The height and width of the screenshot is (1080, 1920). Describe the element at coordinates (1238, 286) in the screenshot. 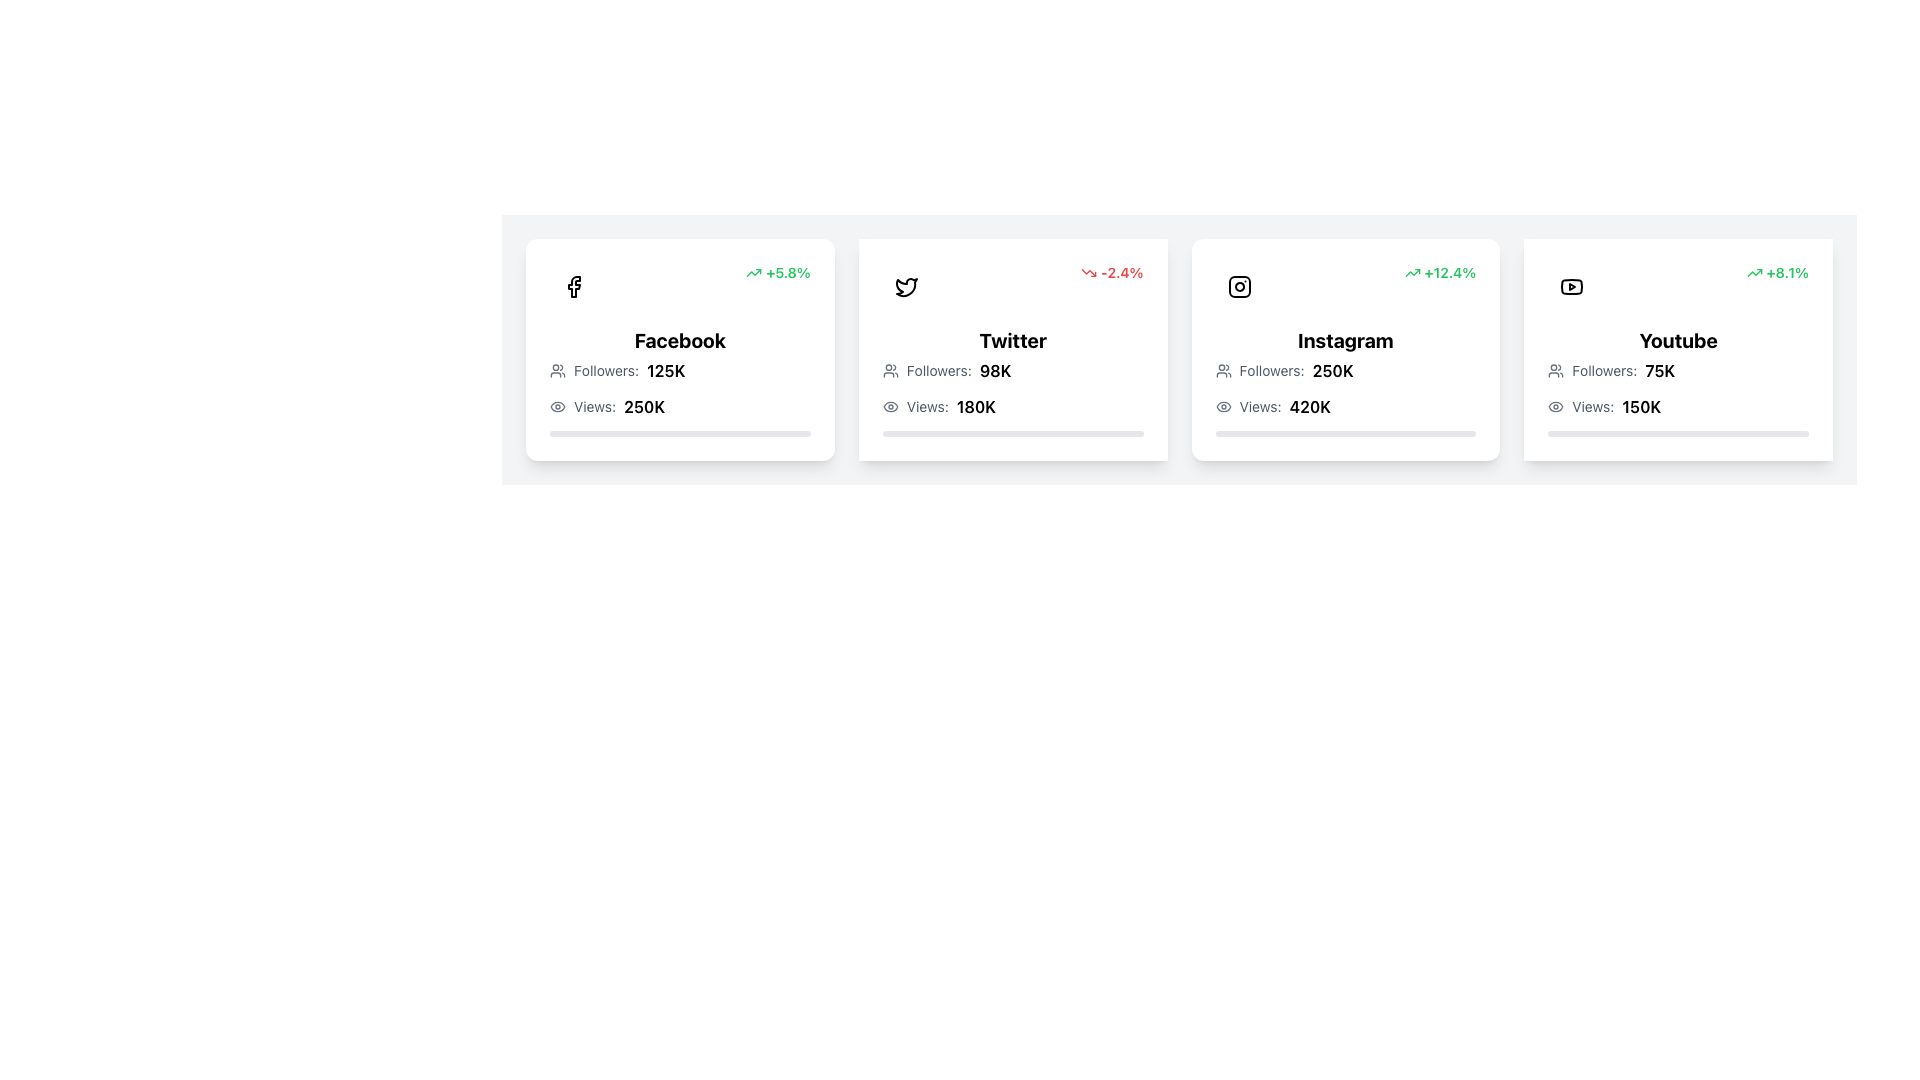

I see `the circular Instagram logo icon located in the upper-left corner of the Instagram card` at that location.